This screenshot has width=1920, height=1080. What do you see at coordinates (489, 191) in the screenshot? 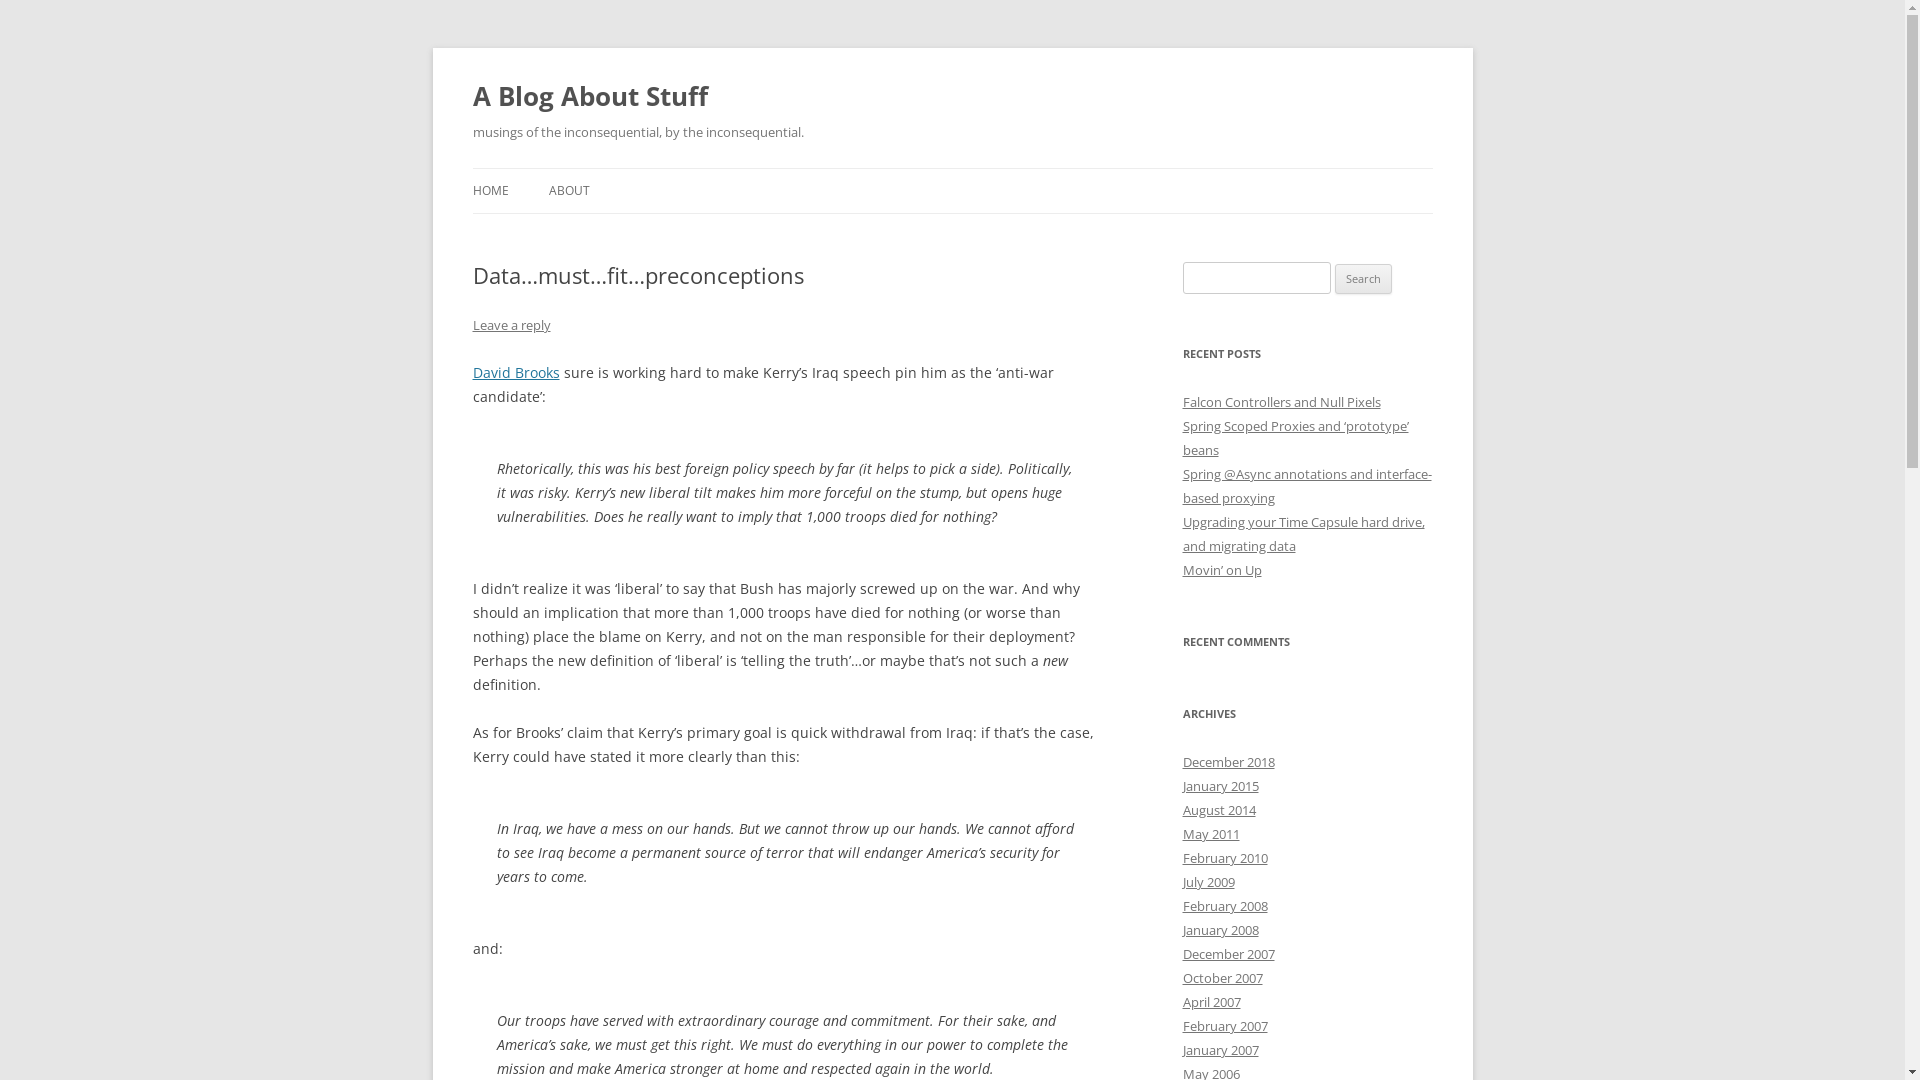
I see `'HOME'` at bounding box center [489, 191].